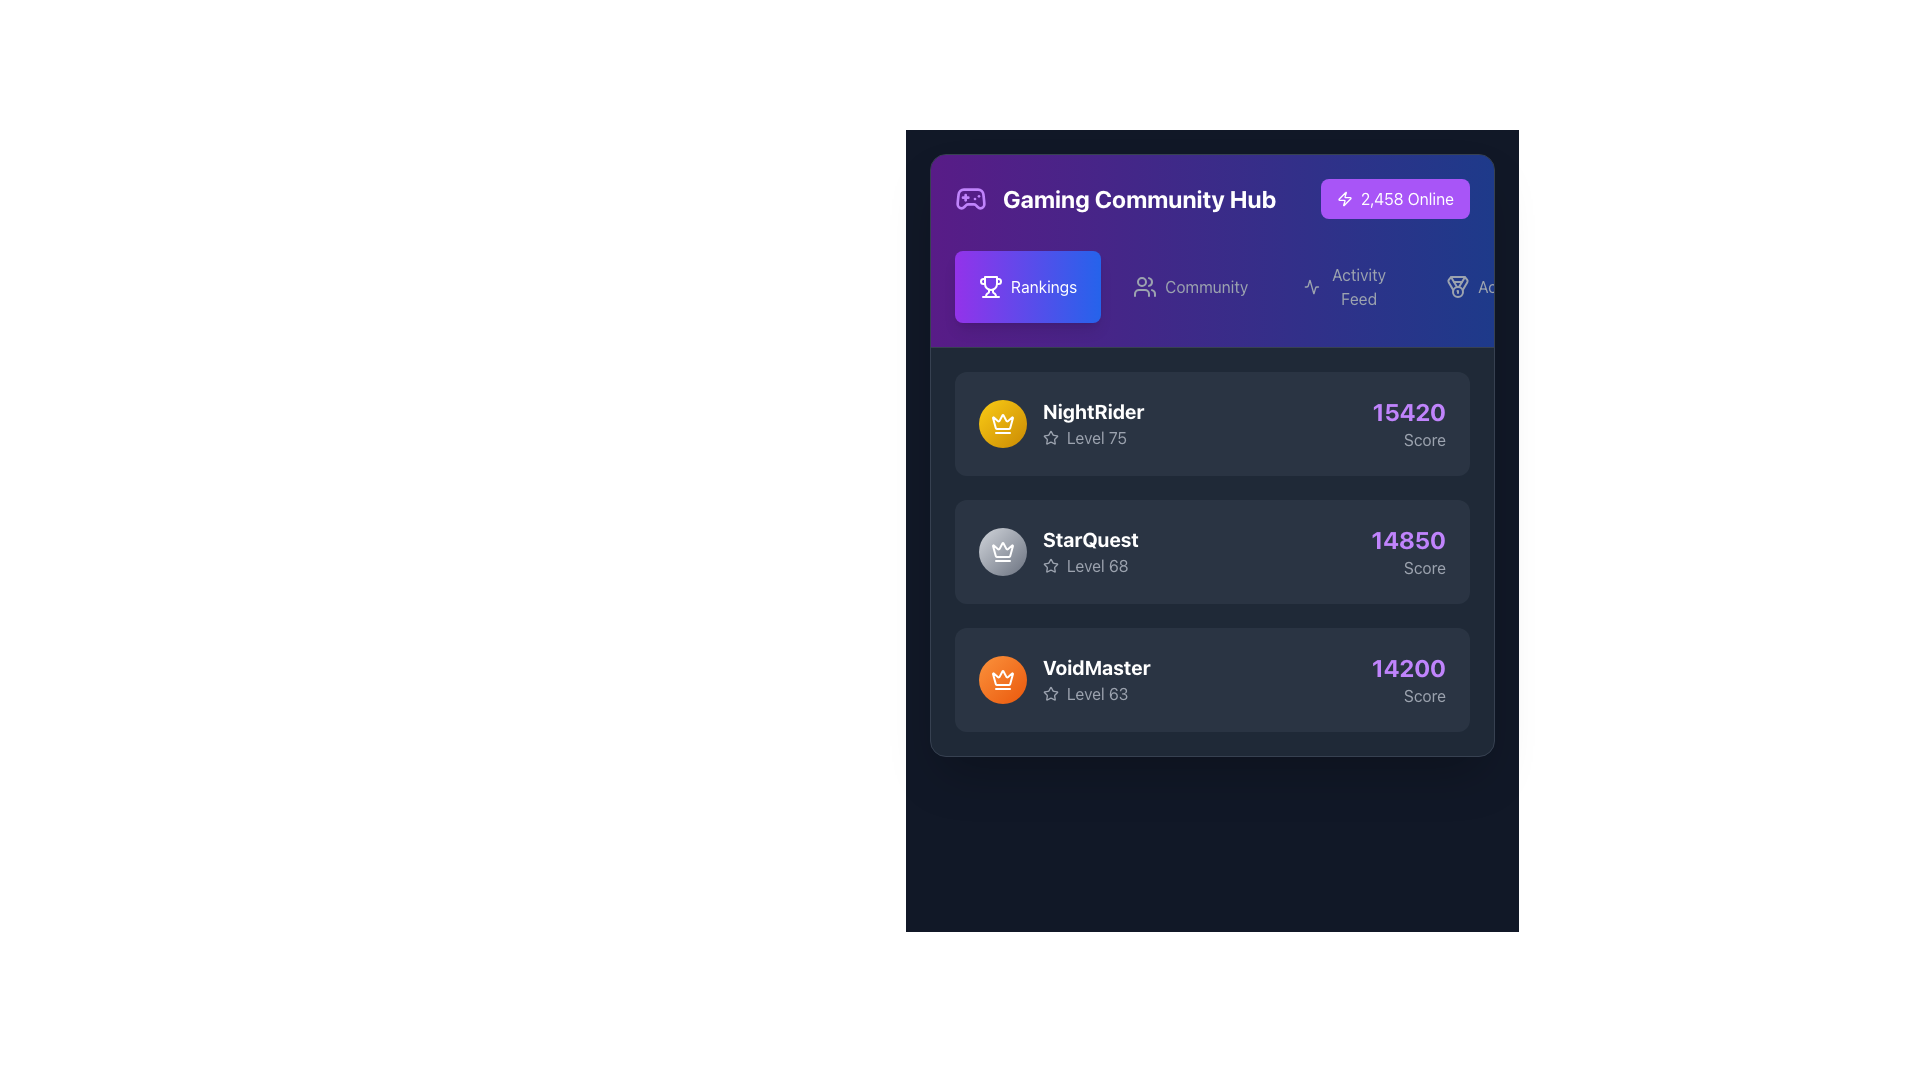 This screenshot has height=1080, width=1920. What do you see at coordinates (1408, 438) in the screenshot?
I see `the text label displaying 'Score' in gray, located below the purple score value '15420' on the leaderboard panel` at bounding box center [1408, 438].